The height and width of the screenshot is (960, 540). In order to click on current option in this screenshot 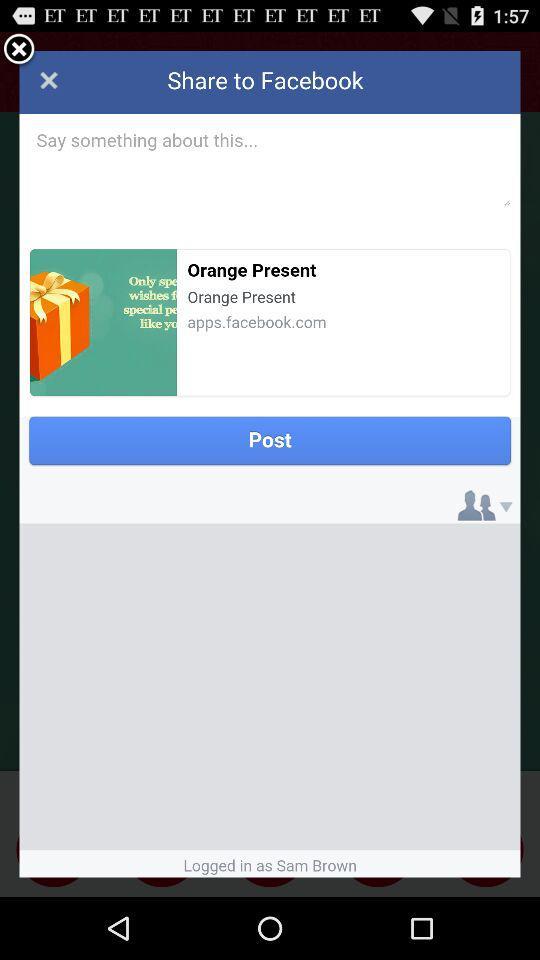, I will do `click(18, 49)`.